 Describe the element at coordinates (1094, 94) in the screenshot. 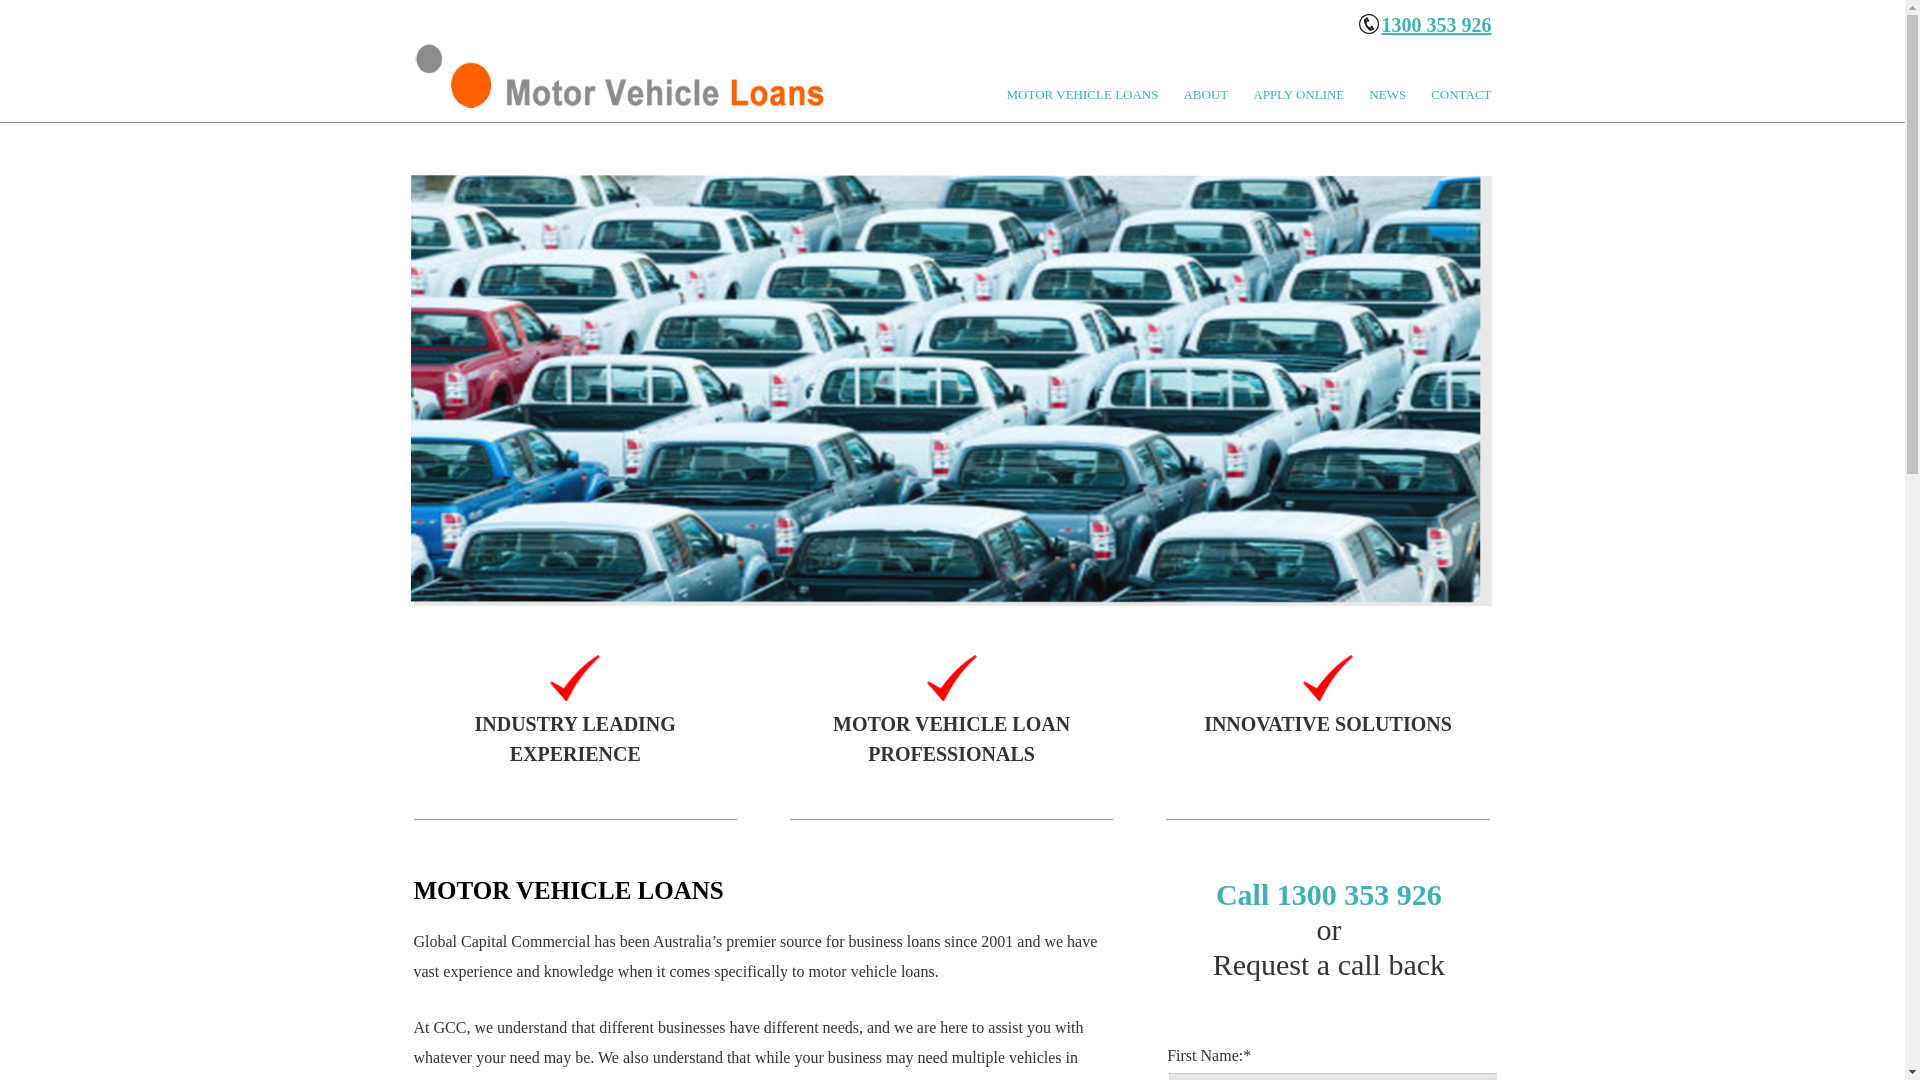

I see `'MOTOR VEHICLE LOANS'` at that location.